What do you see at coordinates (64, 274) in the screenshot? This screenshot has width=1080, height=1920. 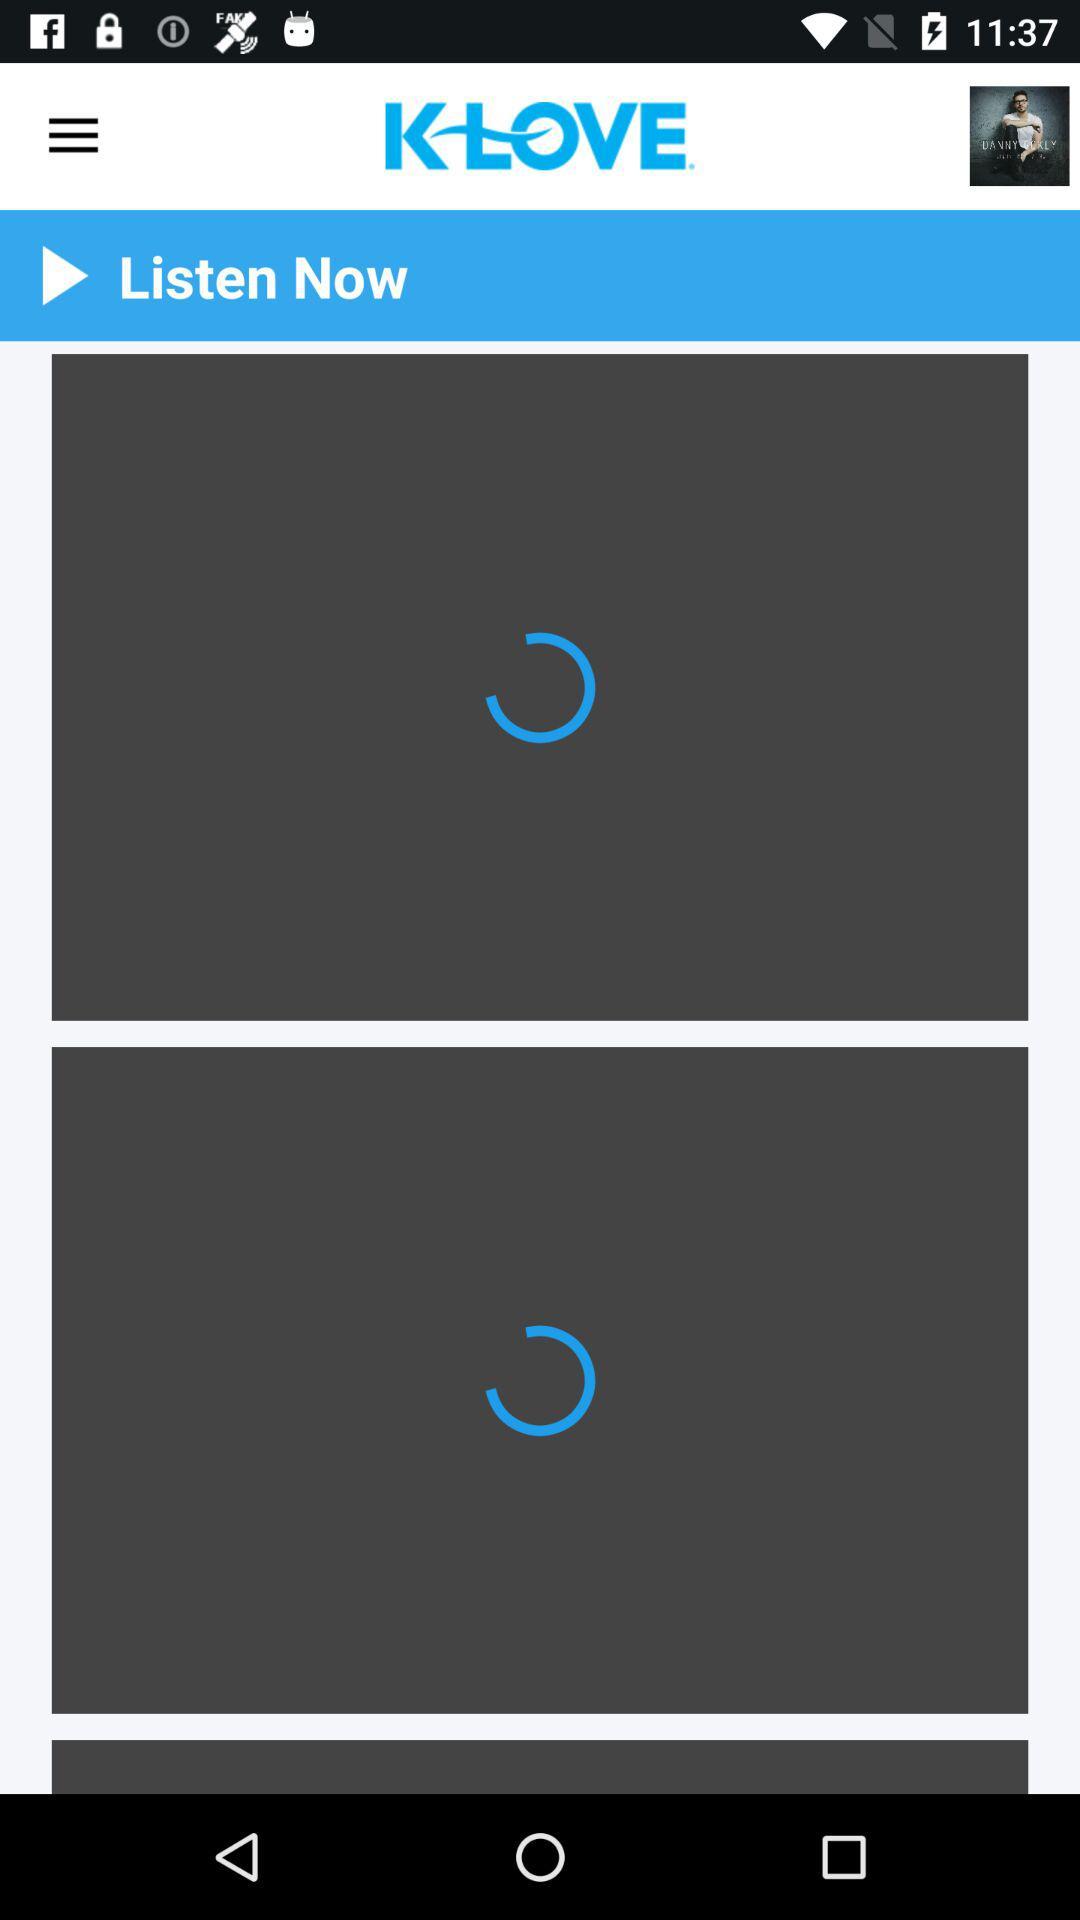 I see `the play icon left to listen now at left top of the page` at bounding box center [64, 274].